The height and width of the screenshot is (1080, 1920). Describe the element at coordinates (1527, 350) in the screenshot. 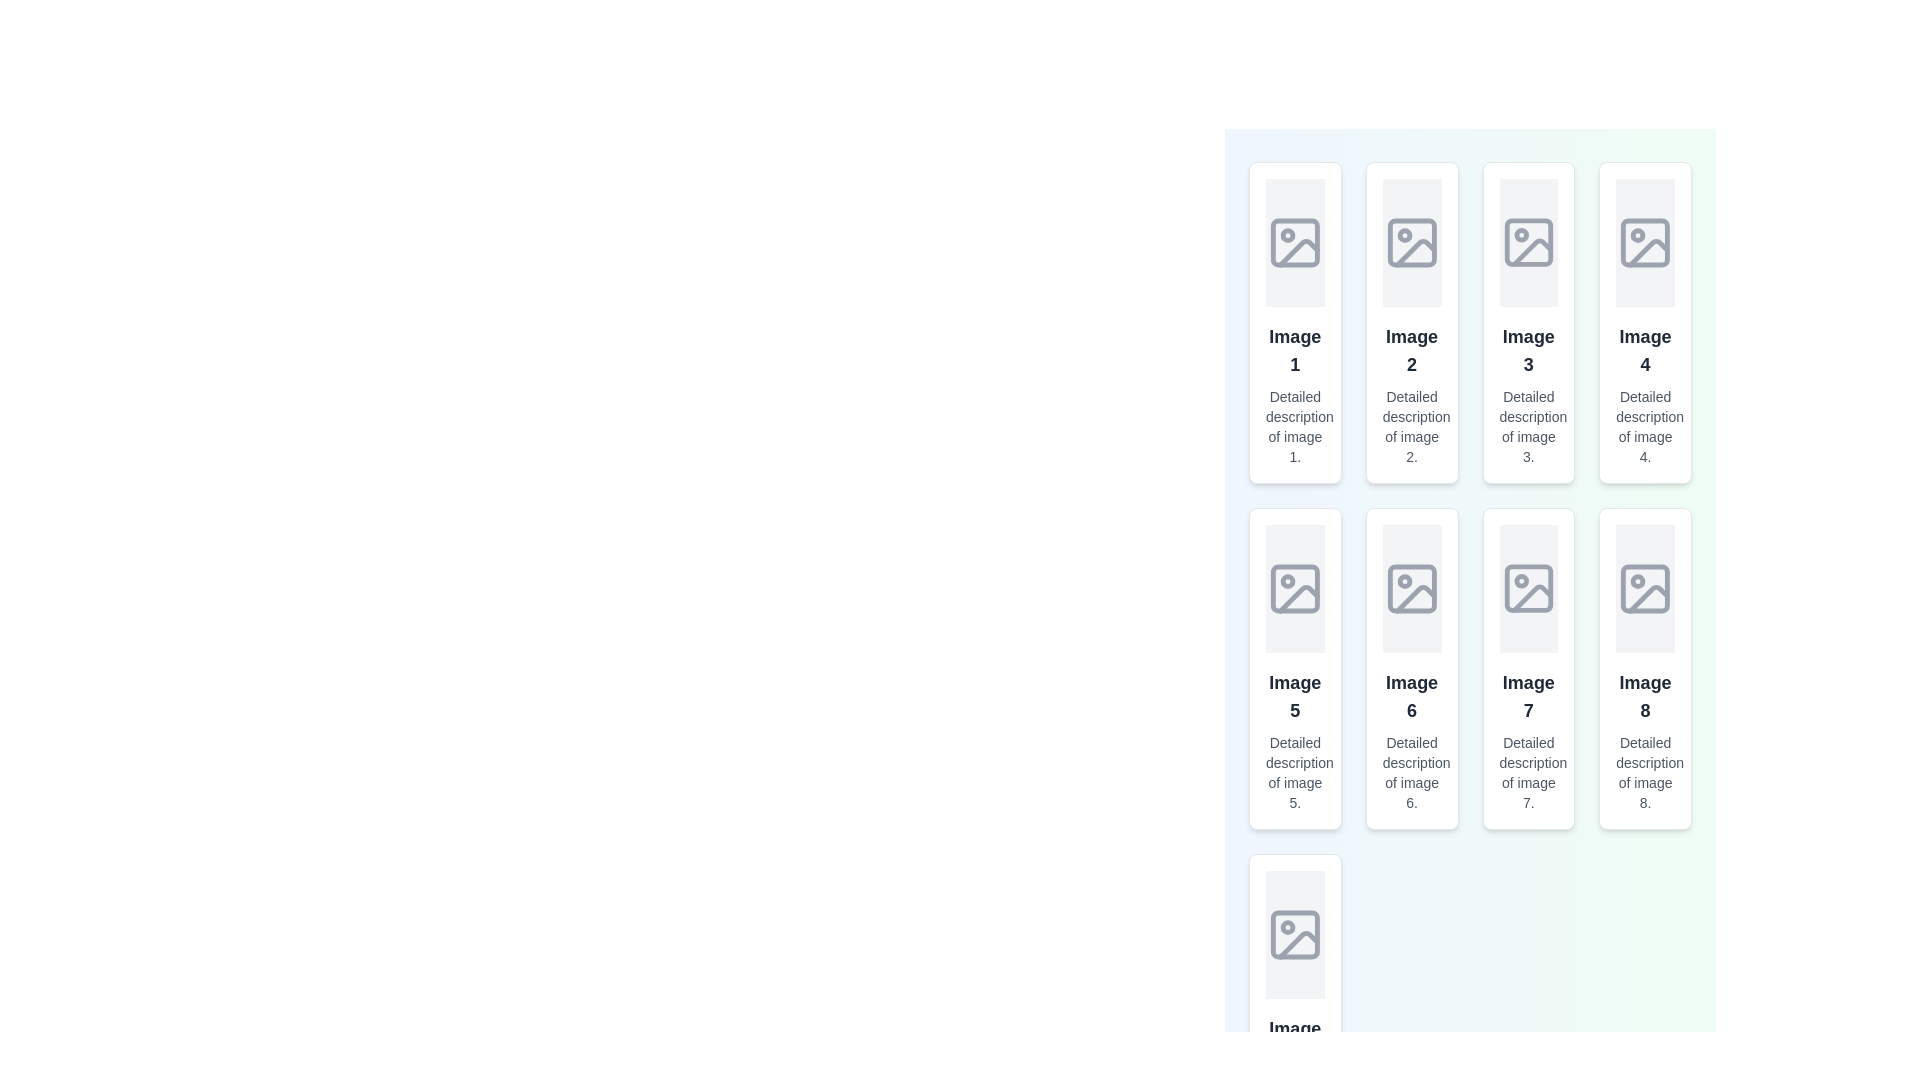

I see `the title or header text label located in the third column of the first row of the grid layout to associate it with the image and description below` at that location.